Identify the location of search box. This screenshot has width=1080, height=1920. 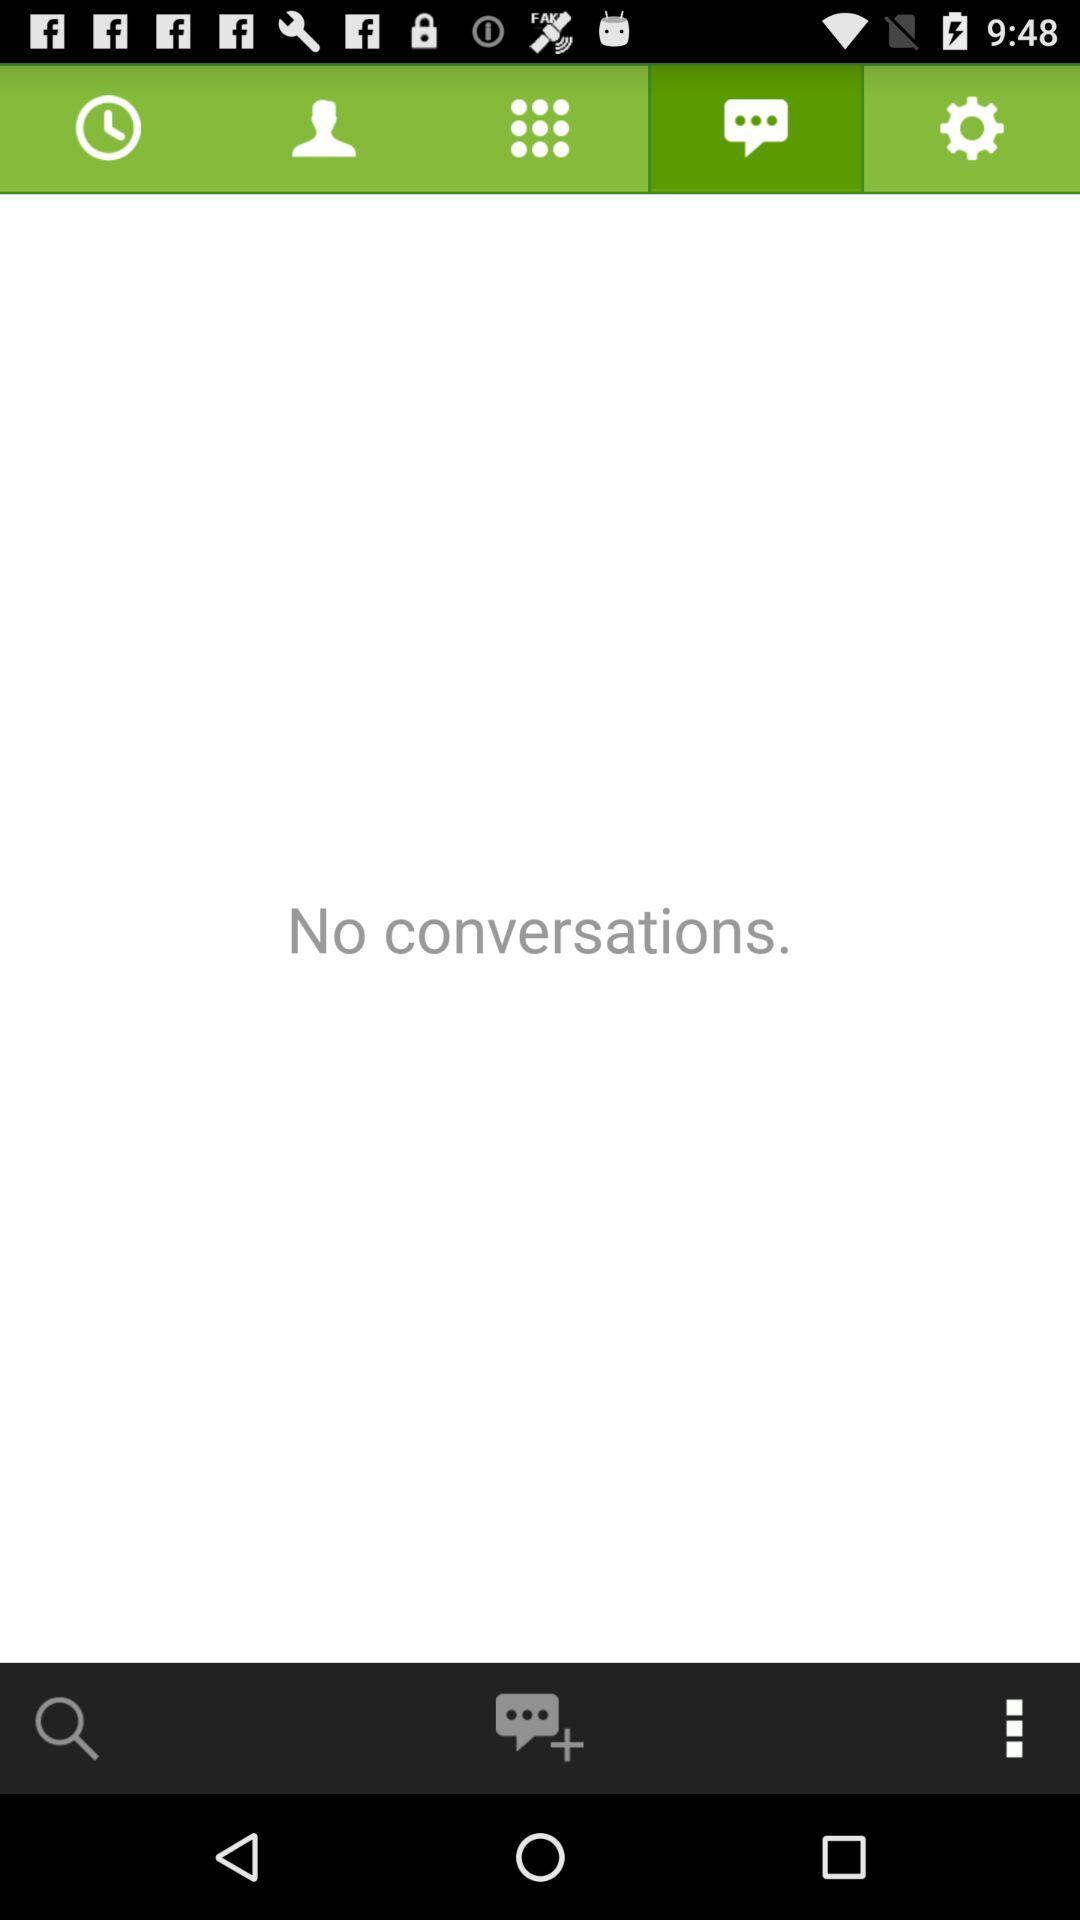
(67, 1727).